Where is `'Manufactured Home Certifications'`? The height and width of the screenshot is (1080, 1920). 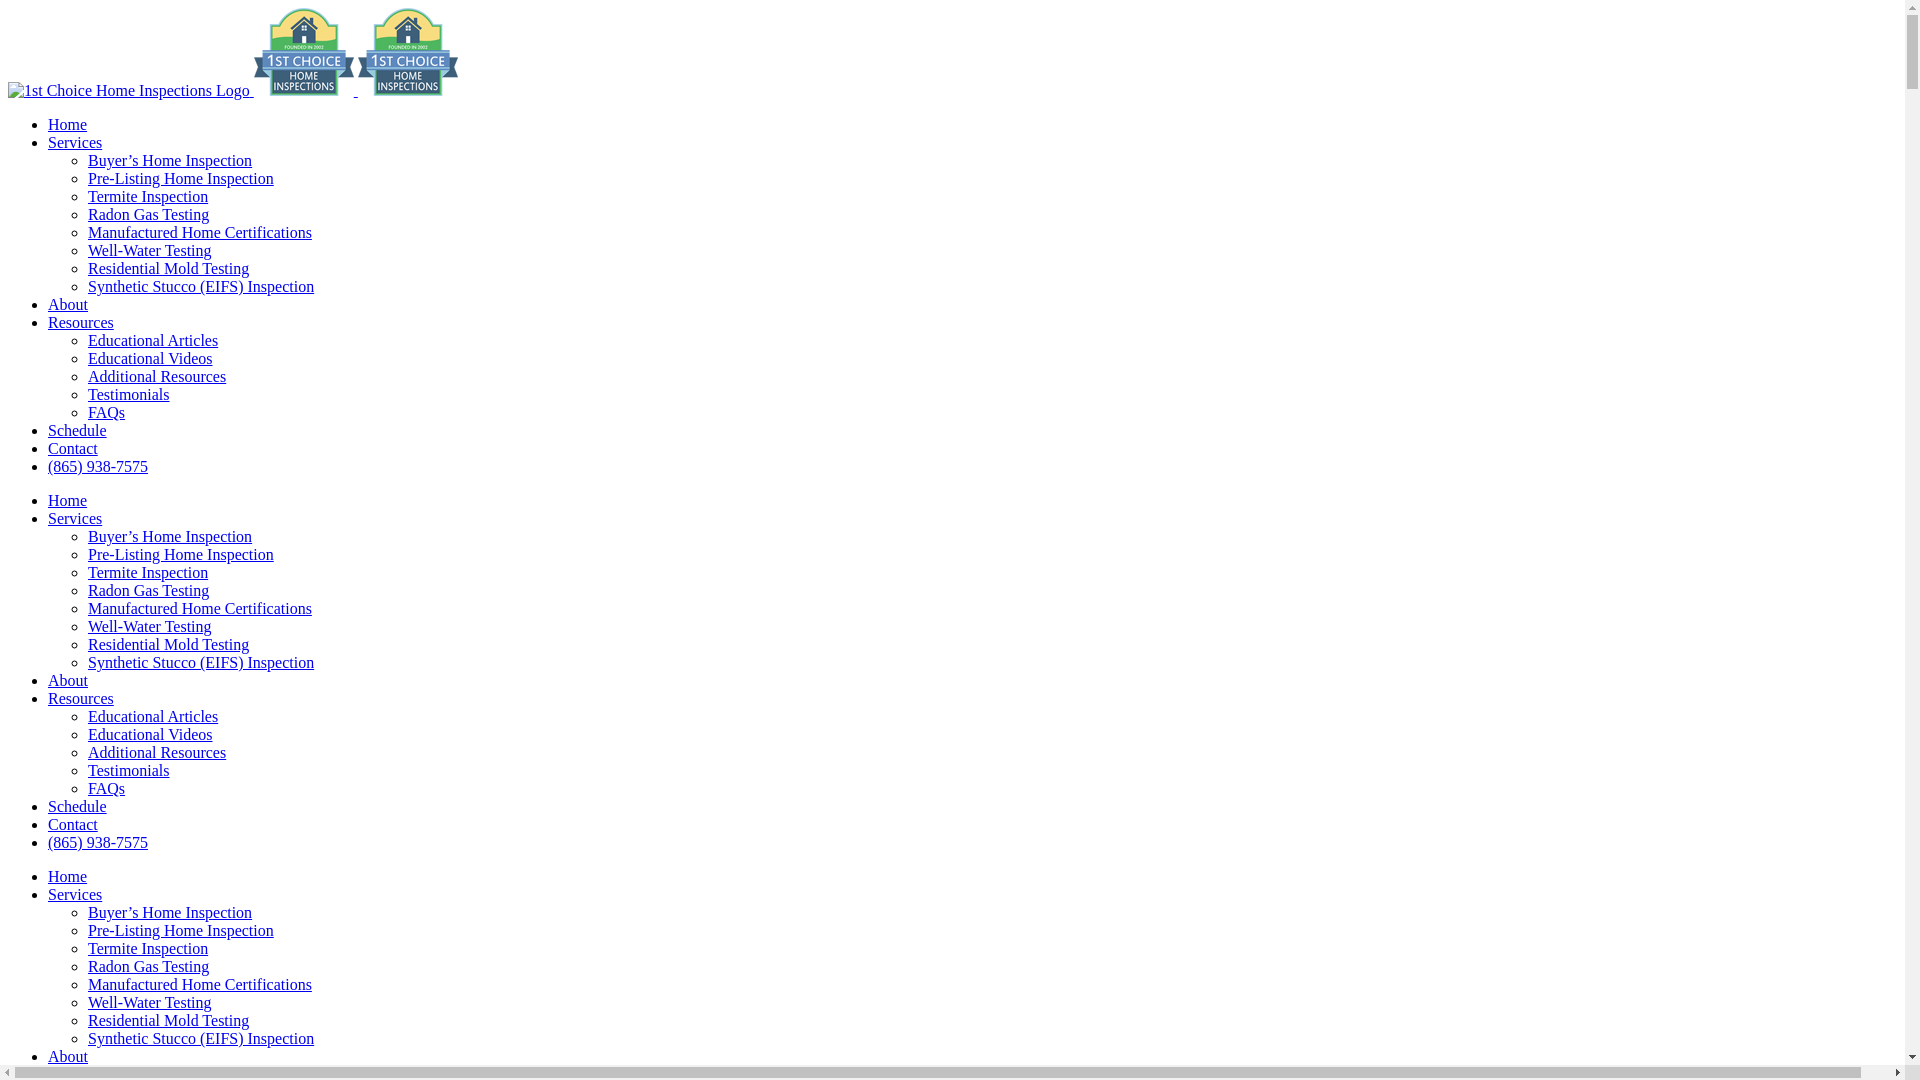
'Manufactured Home Certifications' is located at coordinates (86, 607).